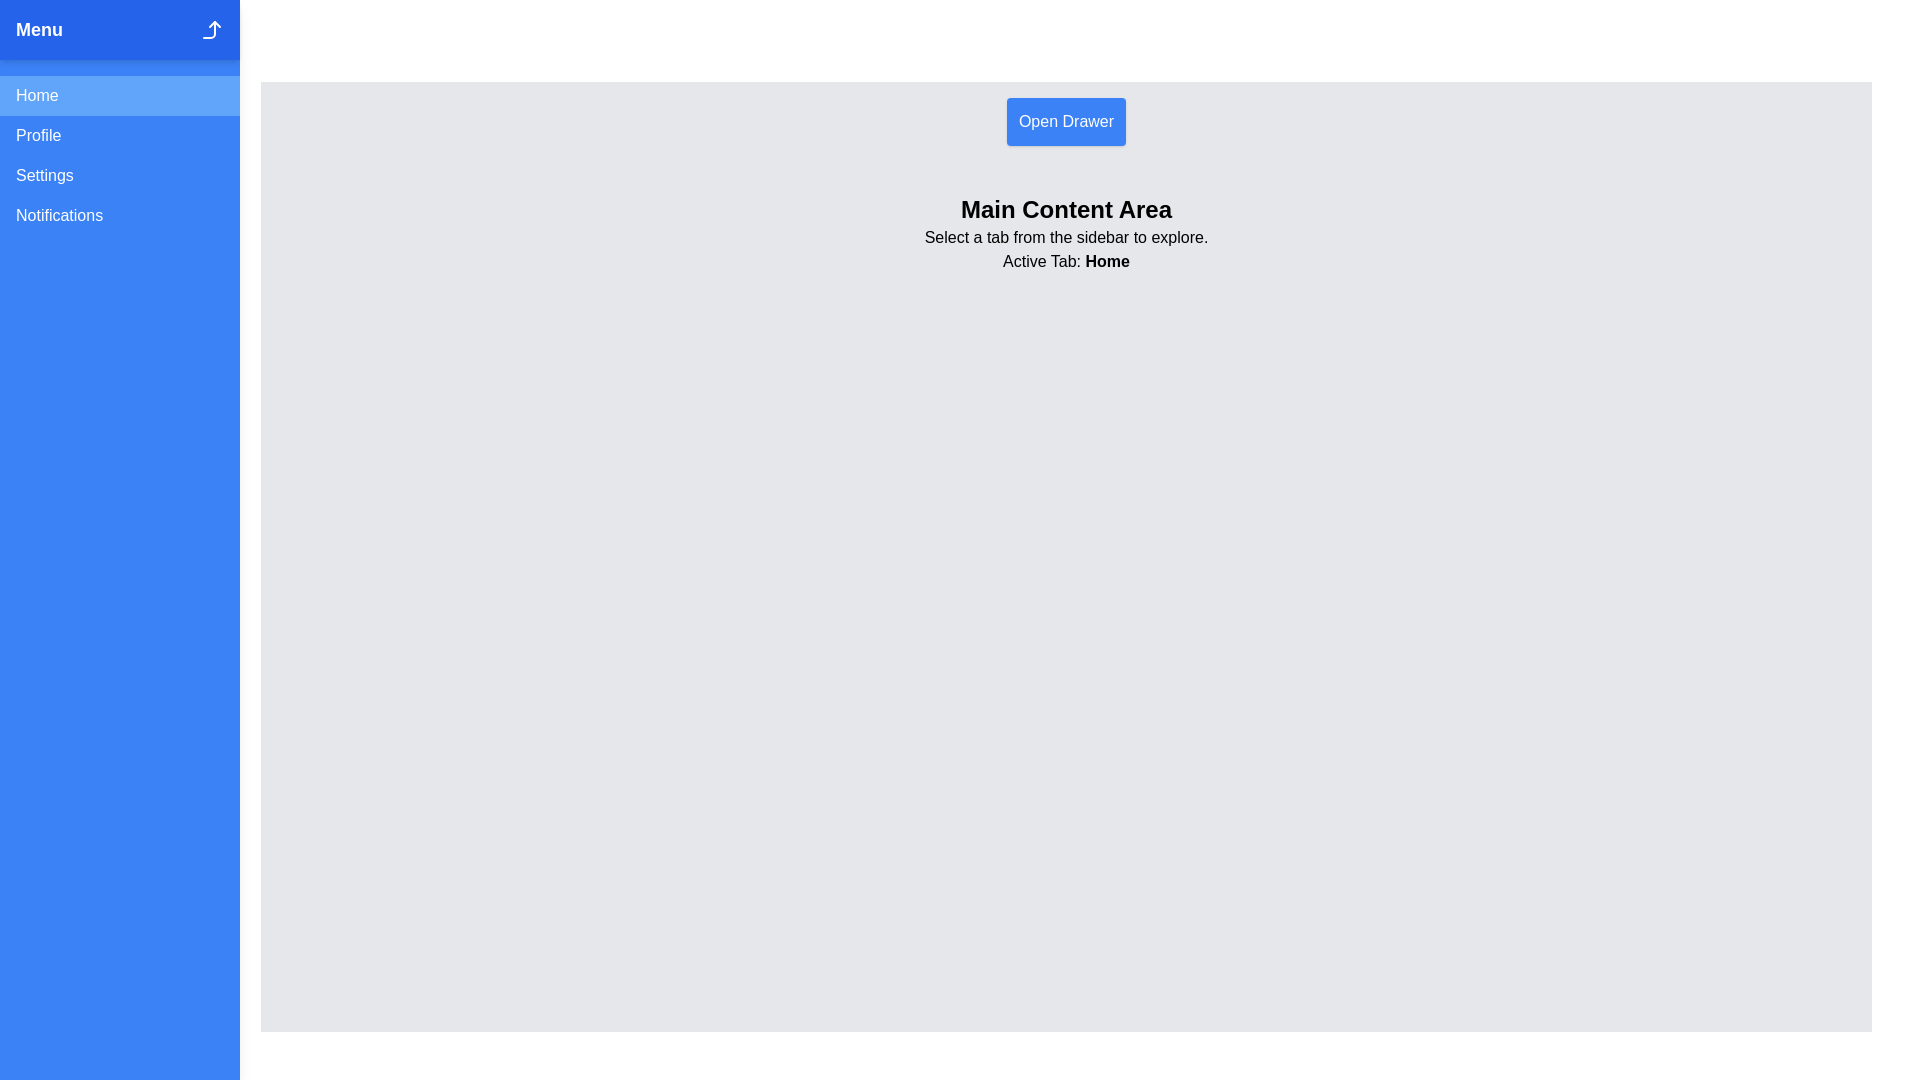  What do you see at coordinates (1065, 122) in the screenshot?
I see `the interactive button located in the top portion of the main content area` at bounding box center [1065, 122].